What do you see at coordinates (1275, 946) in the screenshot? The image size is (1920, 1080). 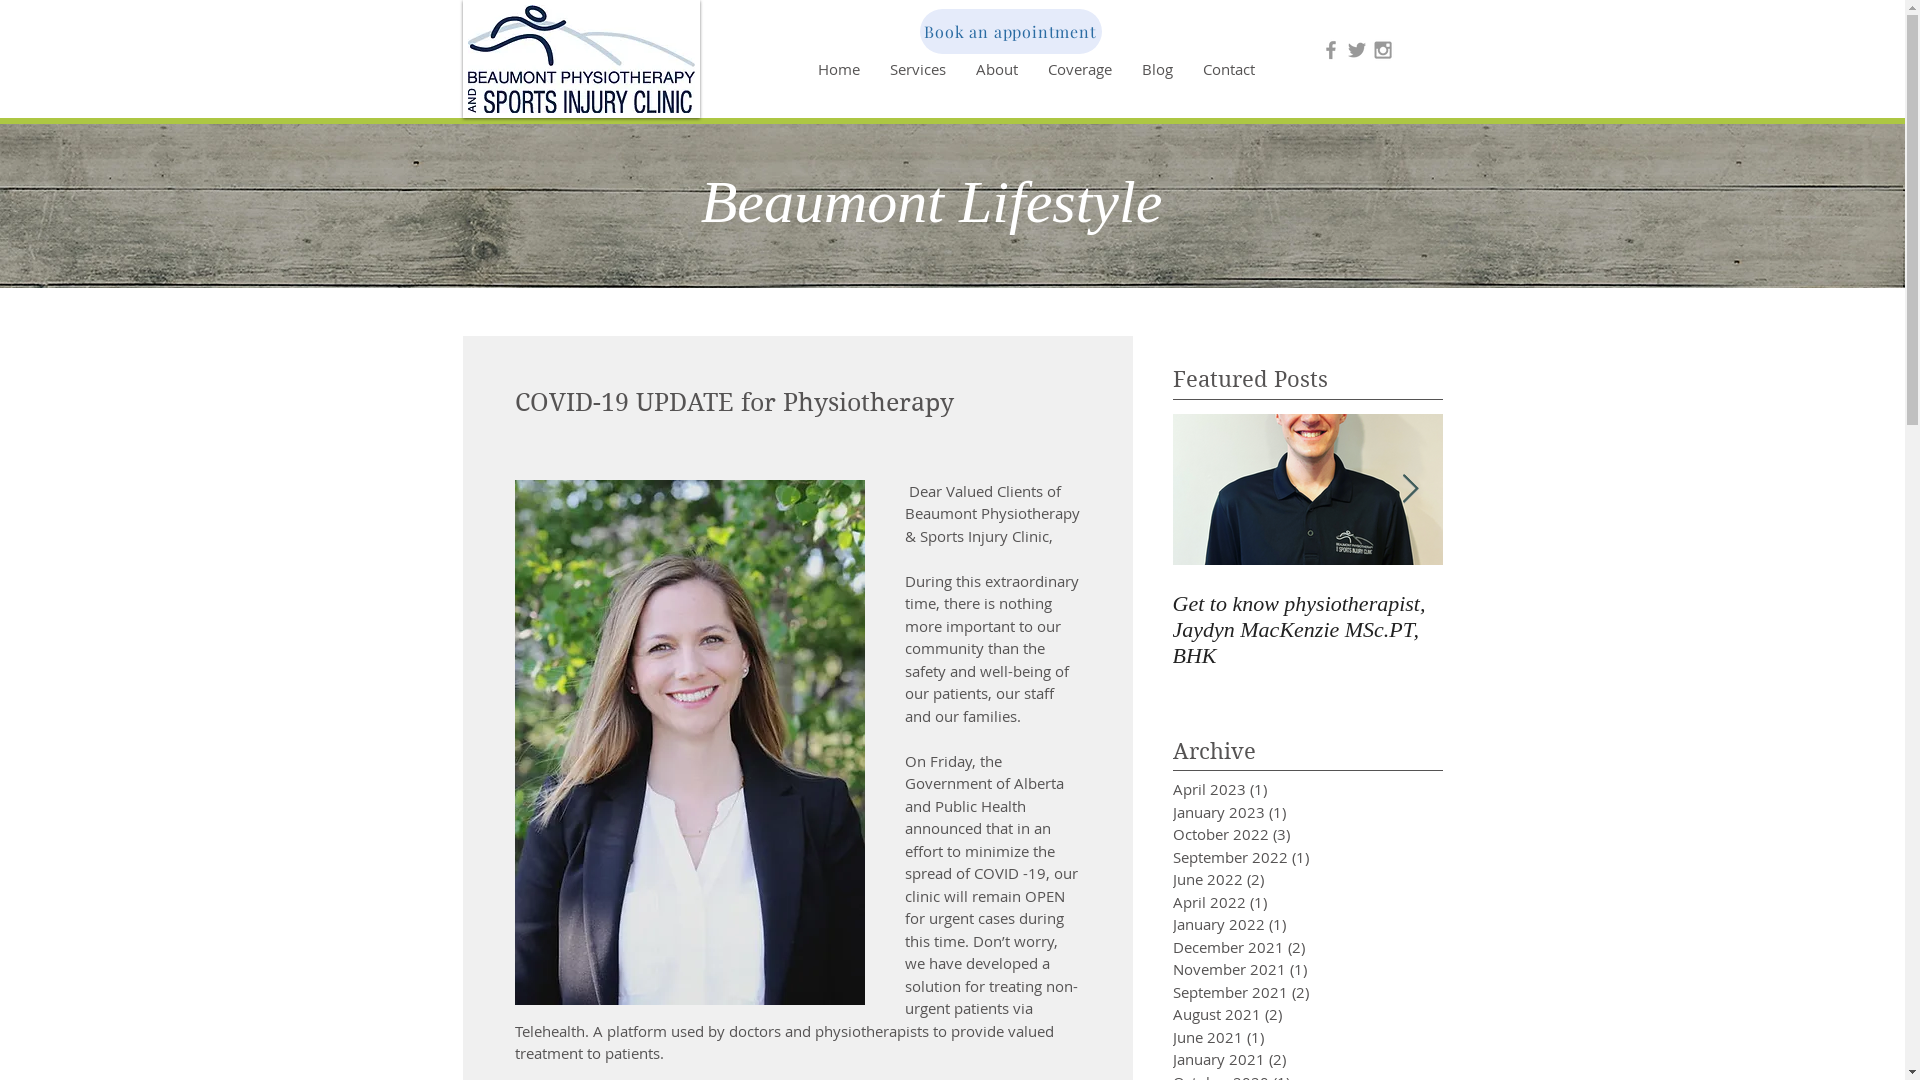 I see `'December 2021 (2)'` at bounding box center [1275, 946].